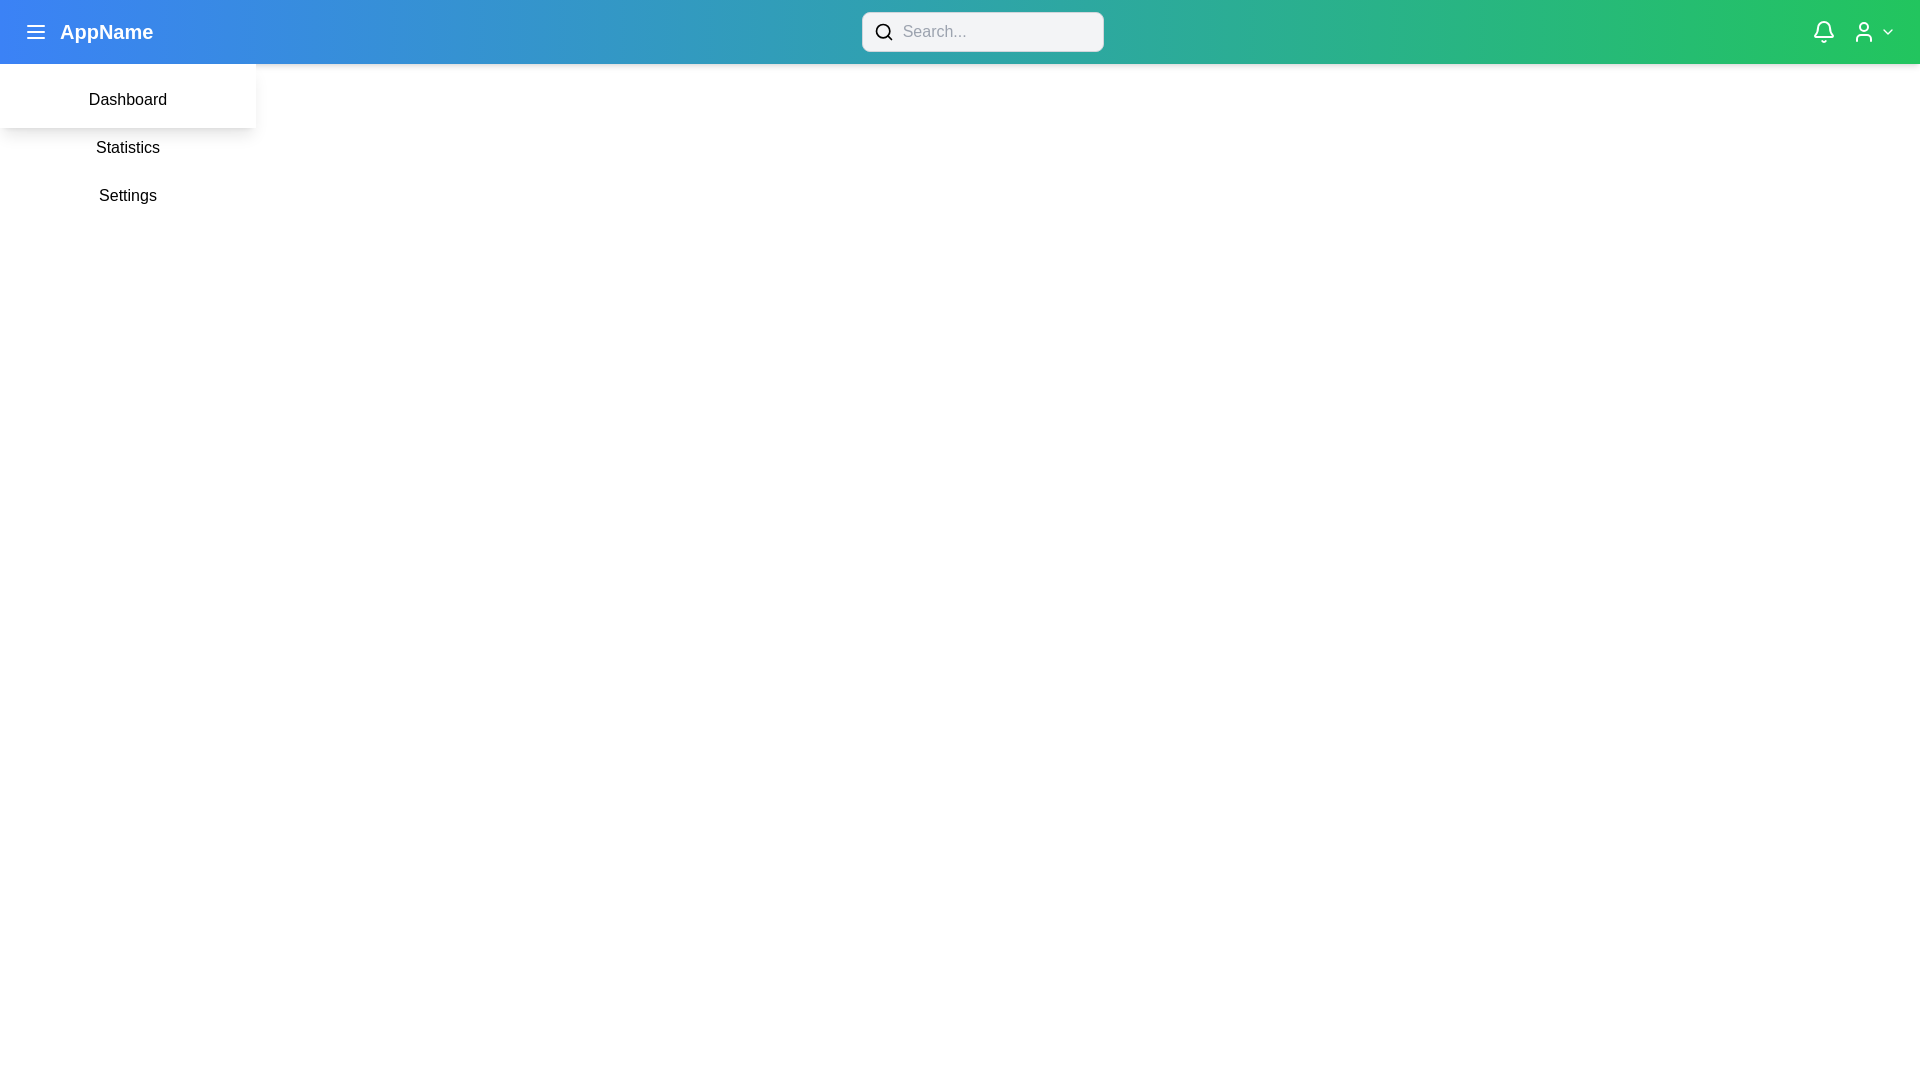 The height and width of the screenshot is (1080, 1920). Describe the element at coordinates (105, 31) in the screenshot. I see `the bold white text label reading 'AppName' located in the header area, positioned immediately to the right of the hamburger menu icon` at that location.